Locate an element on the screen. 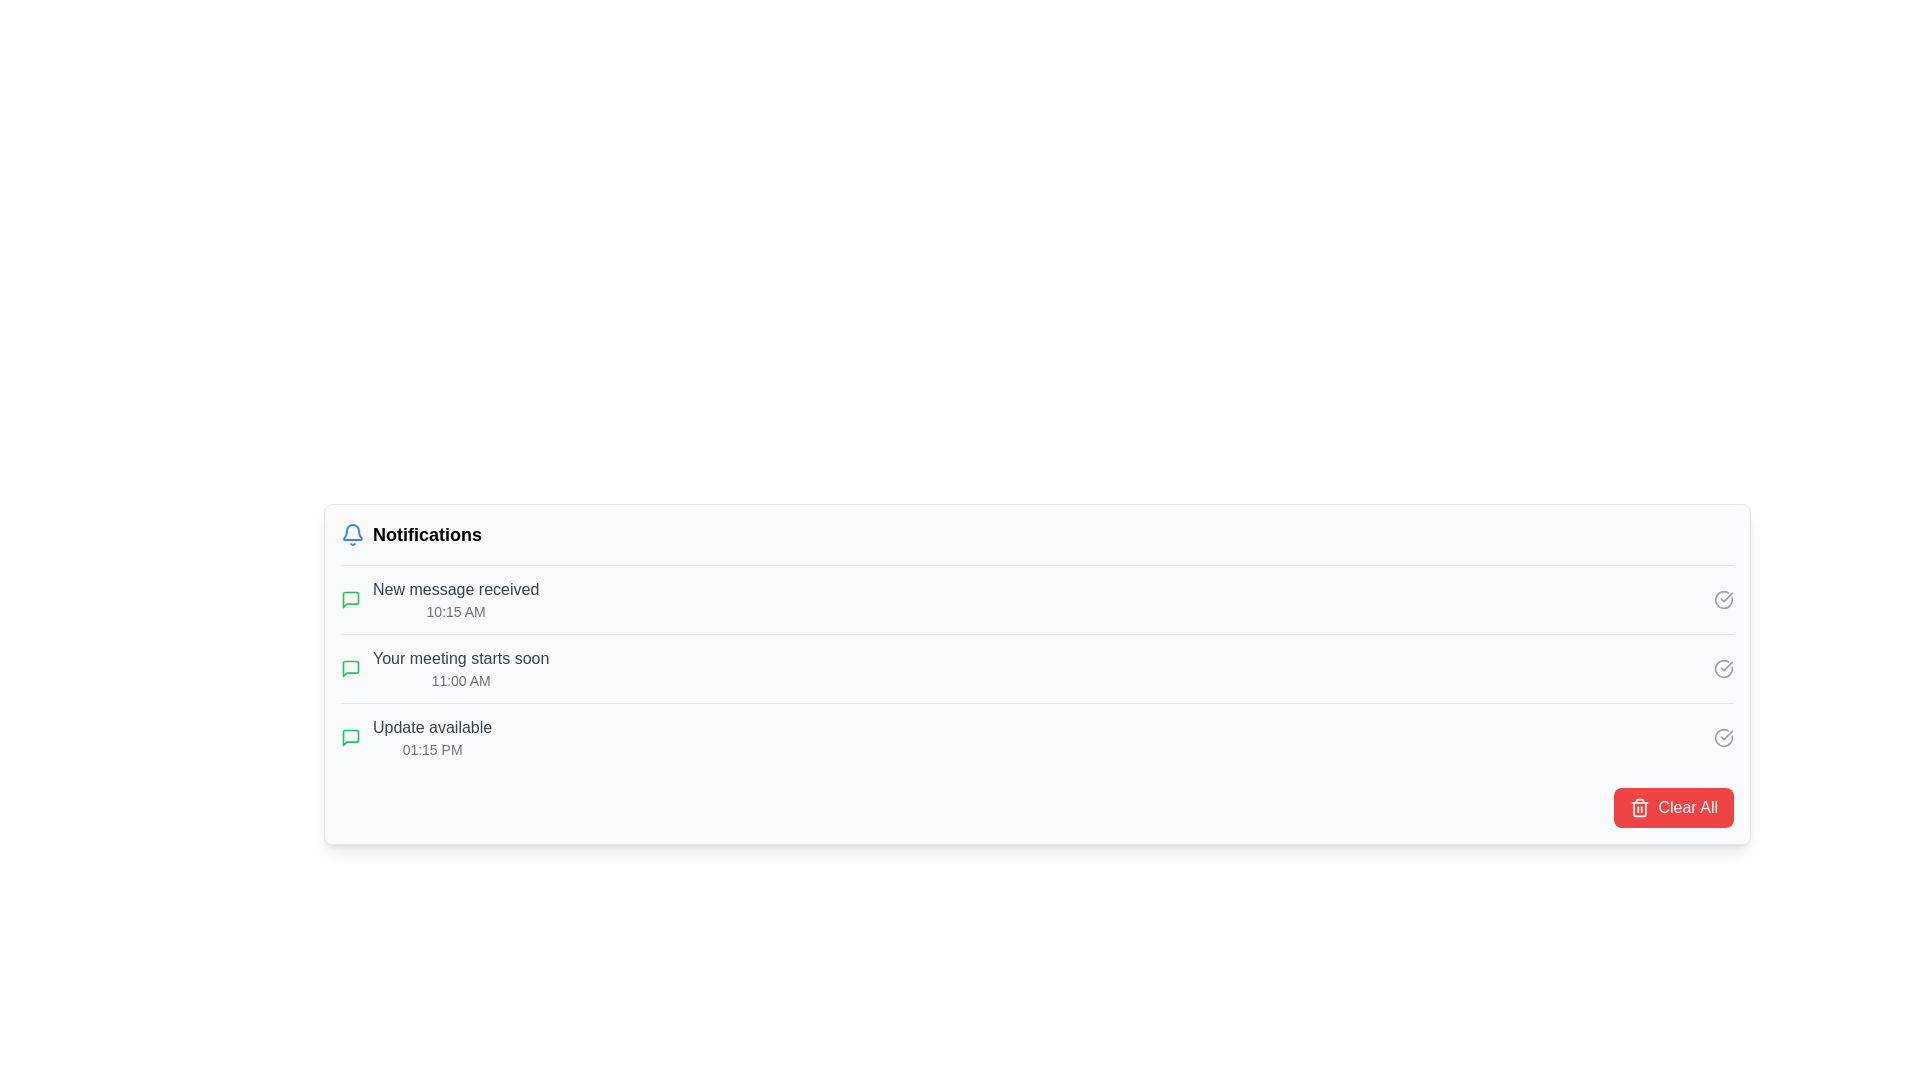 The width and height of the screenshot is (1920, 1080). the timestamp text label that indicates the time associated with the 'Update available' notification, located within the notification block at the bottom of the notifications list is located at coordinates (431, 749).